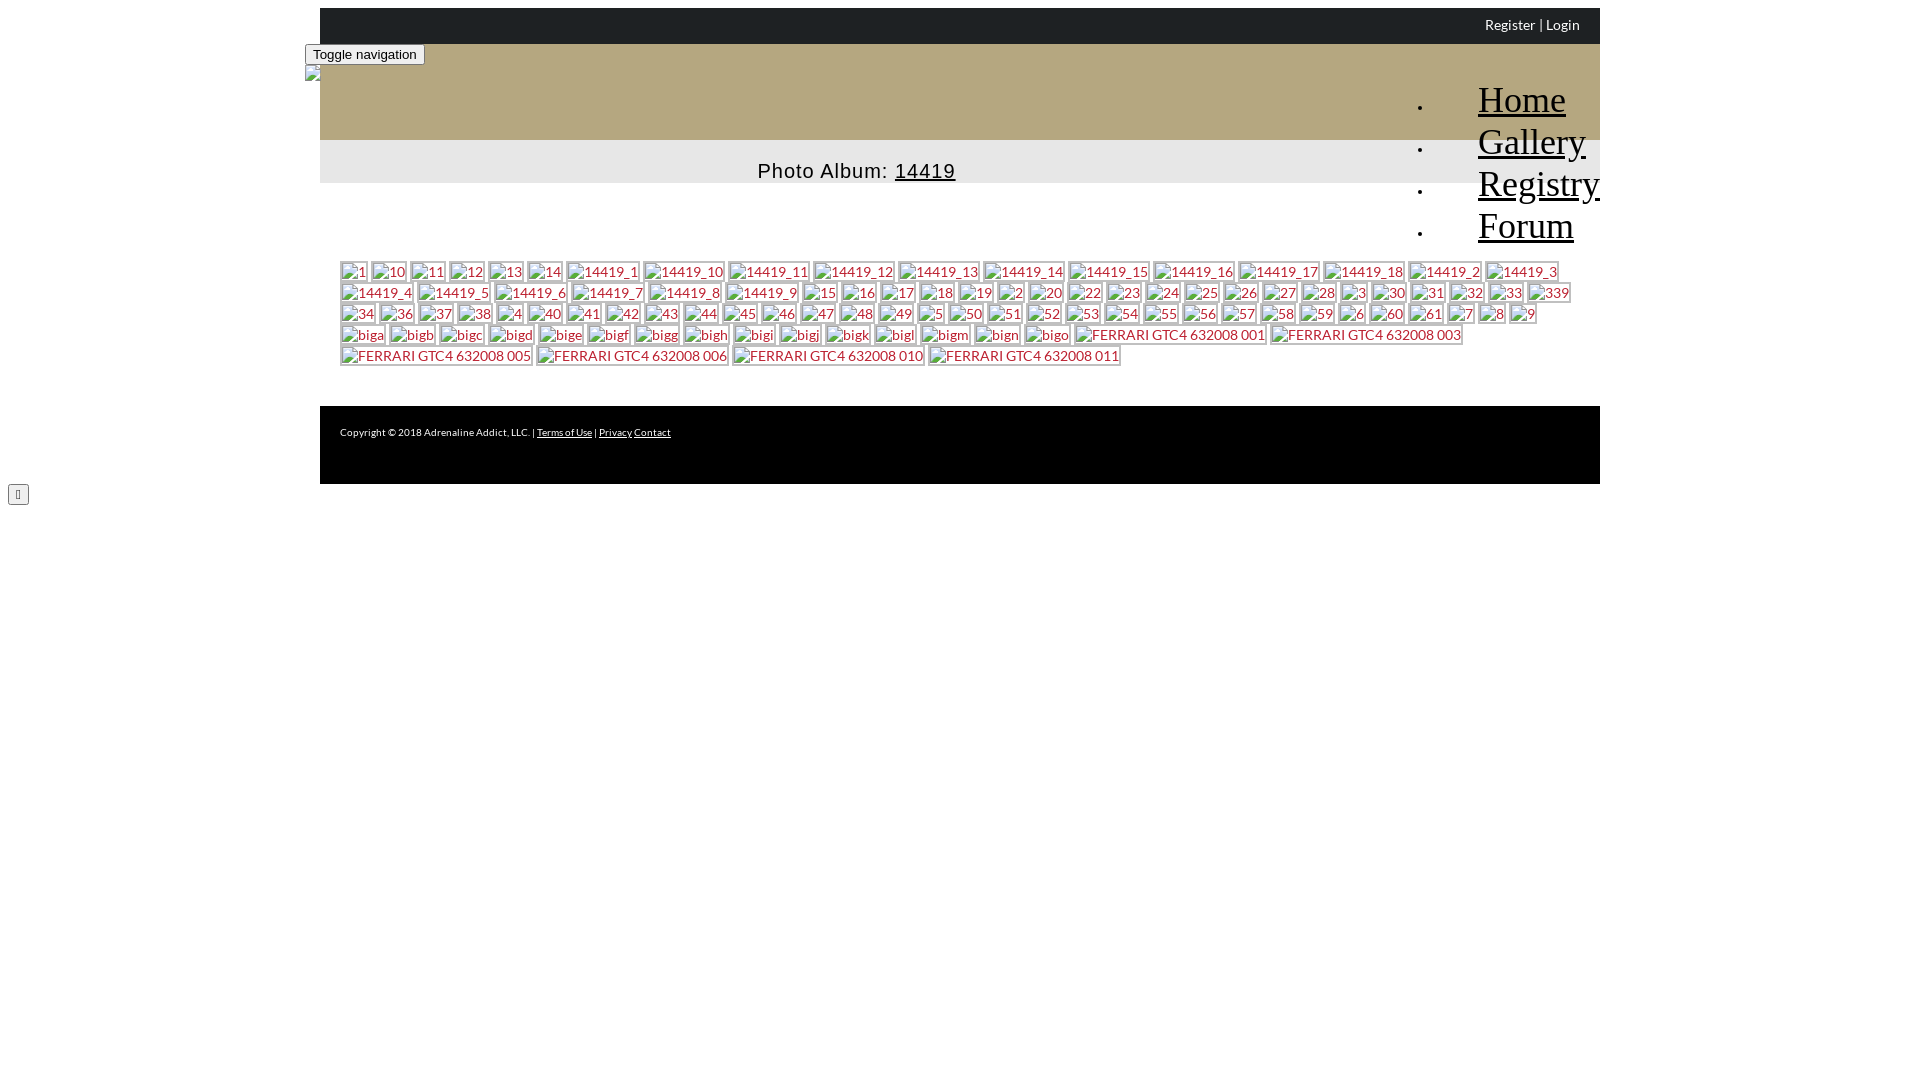  I want to click on 'bigk (click to enlarge)', so click(825, 333).